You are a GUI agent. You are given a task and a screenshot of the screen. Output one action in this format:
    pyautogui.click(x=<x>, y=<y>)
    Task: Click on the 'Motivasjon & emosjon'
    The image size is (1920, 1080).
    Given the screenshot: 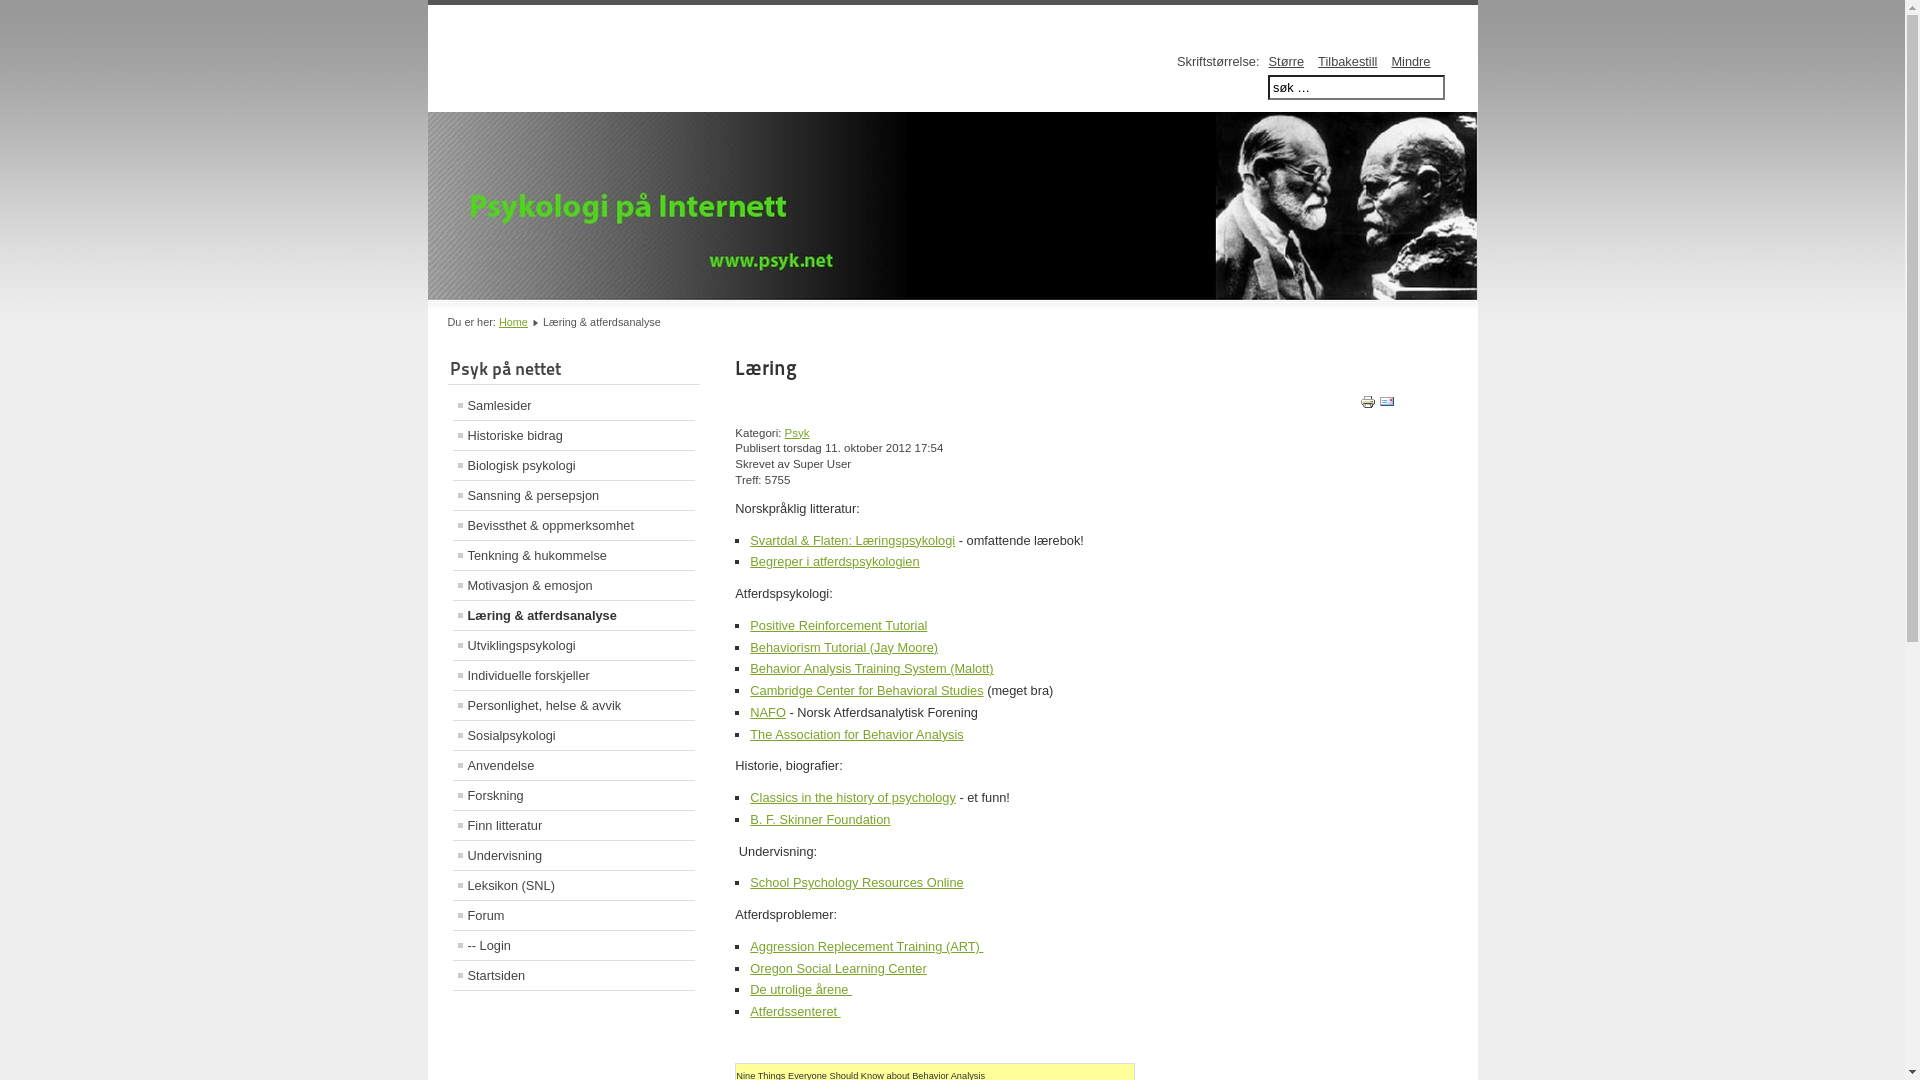 What is the action you would take?
    pyautogui.click(x=450, y=585)
    